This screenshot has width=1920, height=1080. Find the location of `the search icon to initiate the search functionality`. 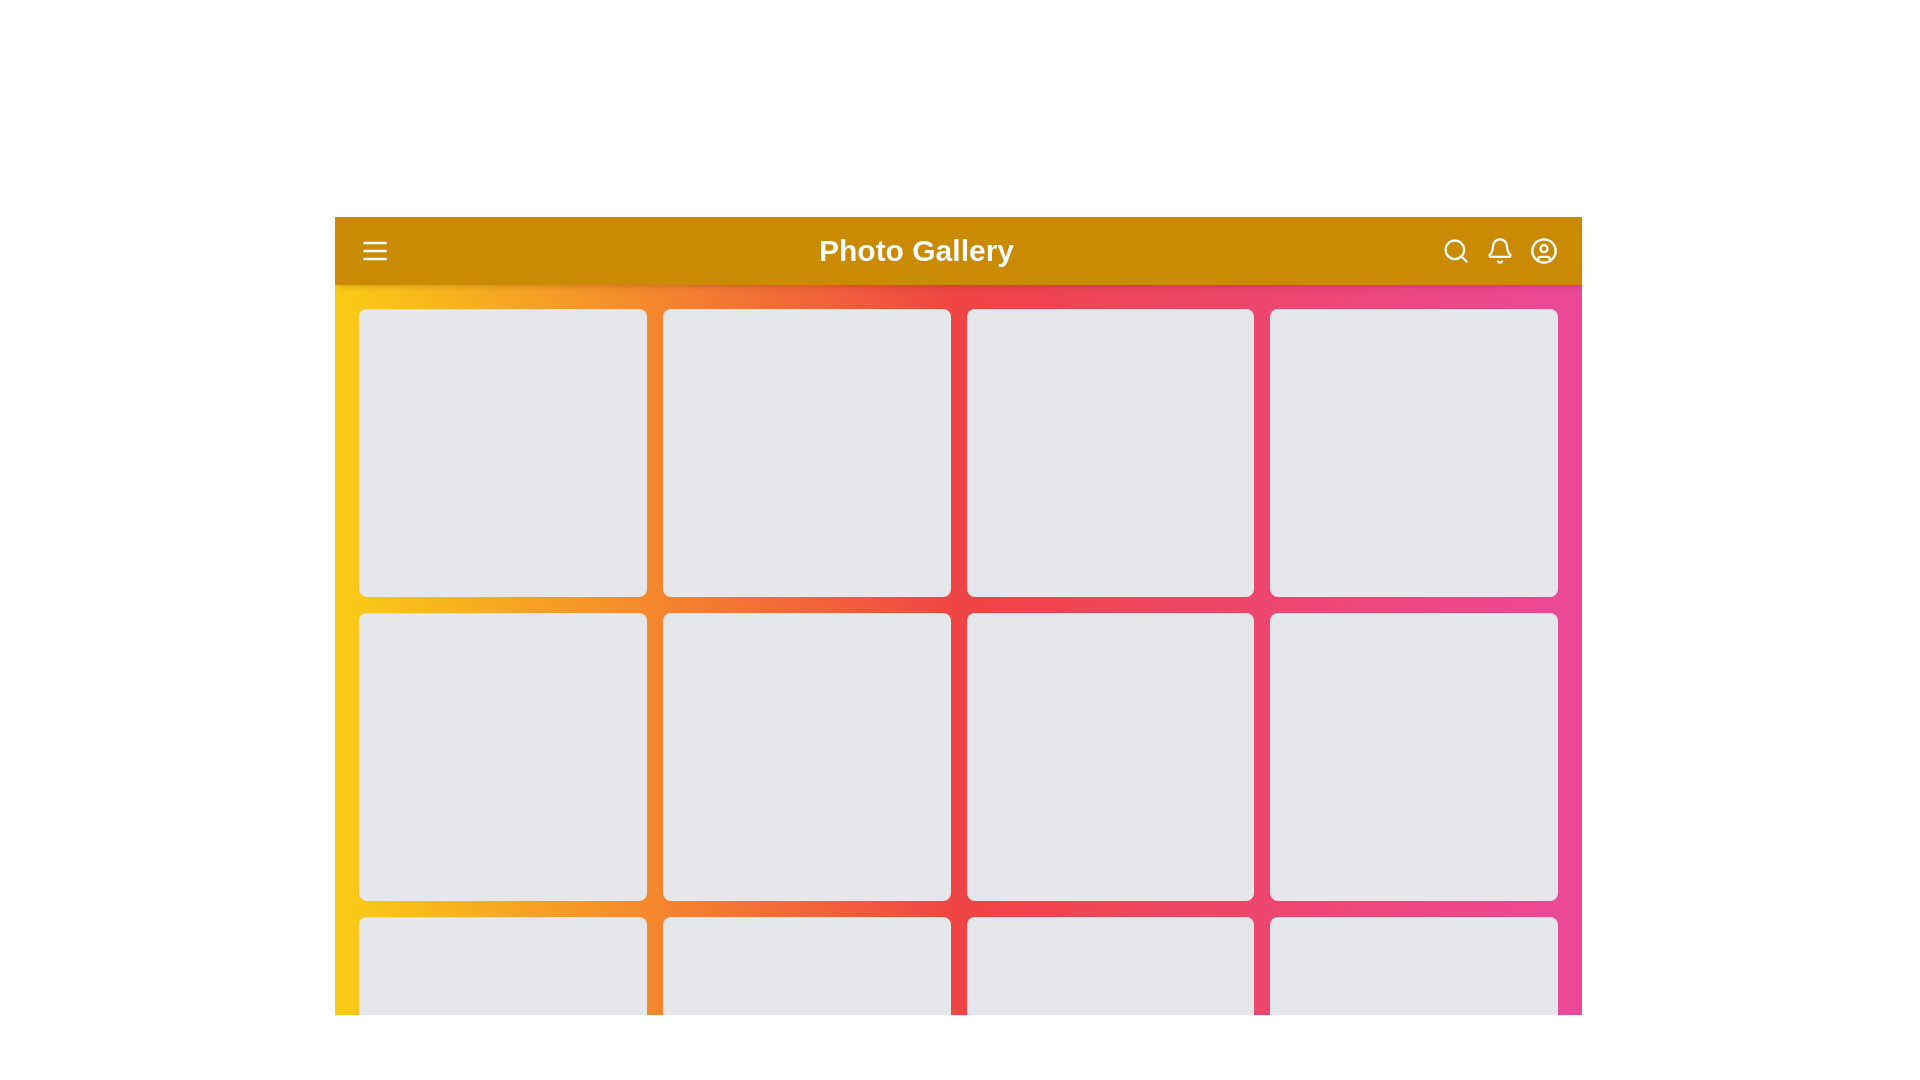

the search icon to initiate the search functionality is located at coordinates (1455, 249).